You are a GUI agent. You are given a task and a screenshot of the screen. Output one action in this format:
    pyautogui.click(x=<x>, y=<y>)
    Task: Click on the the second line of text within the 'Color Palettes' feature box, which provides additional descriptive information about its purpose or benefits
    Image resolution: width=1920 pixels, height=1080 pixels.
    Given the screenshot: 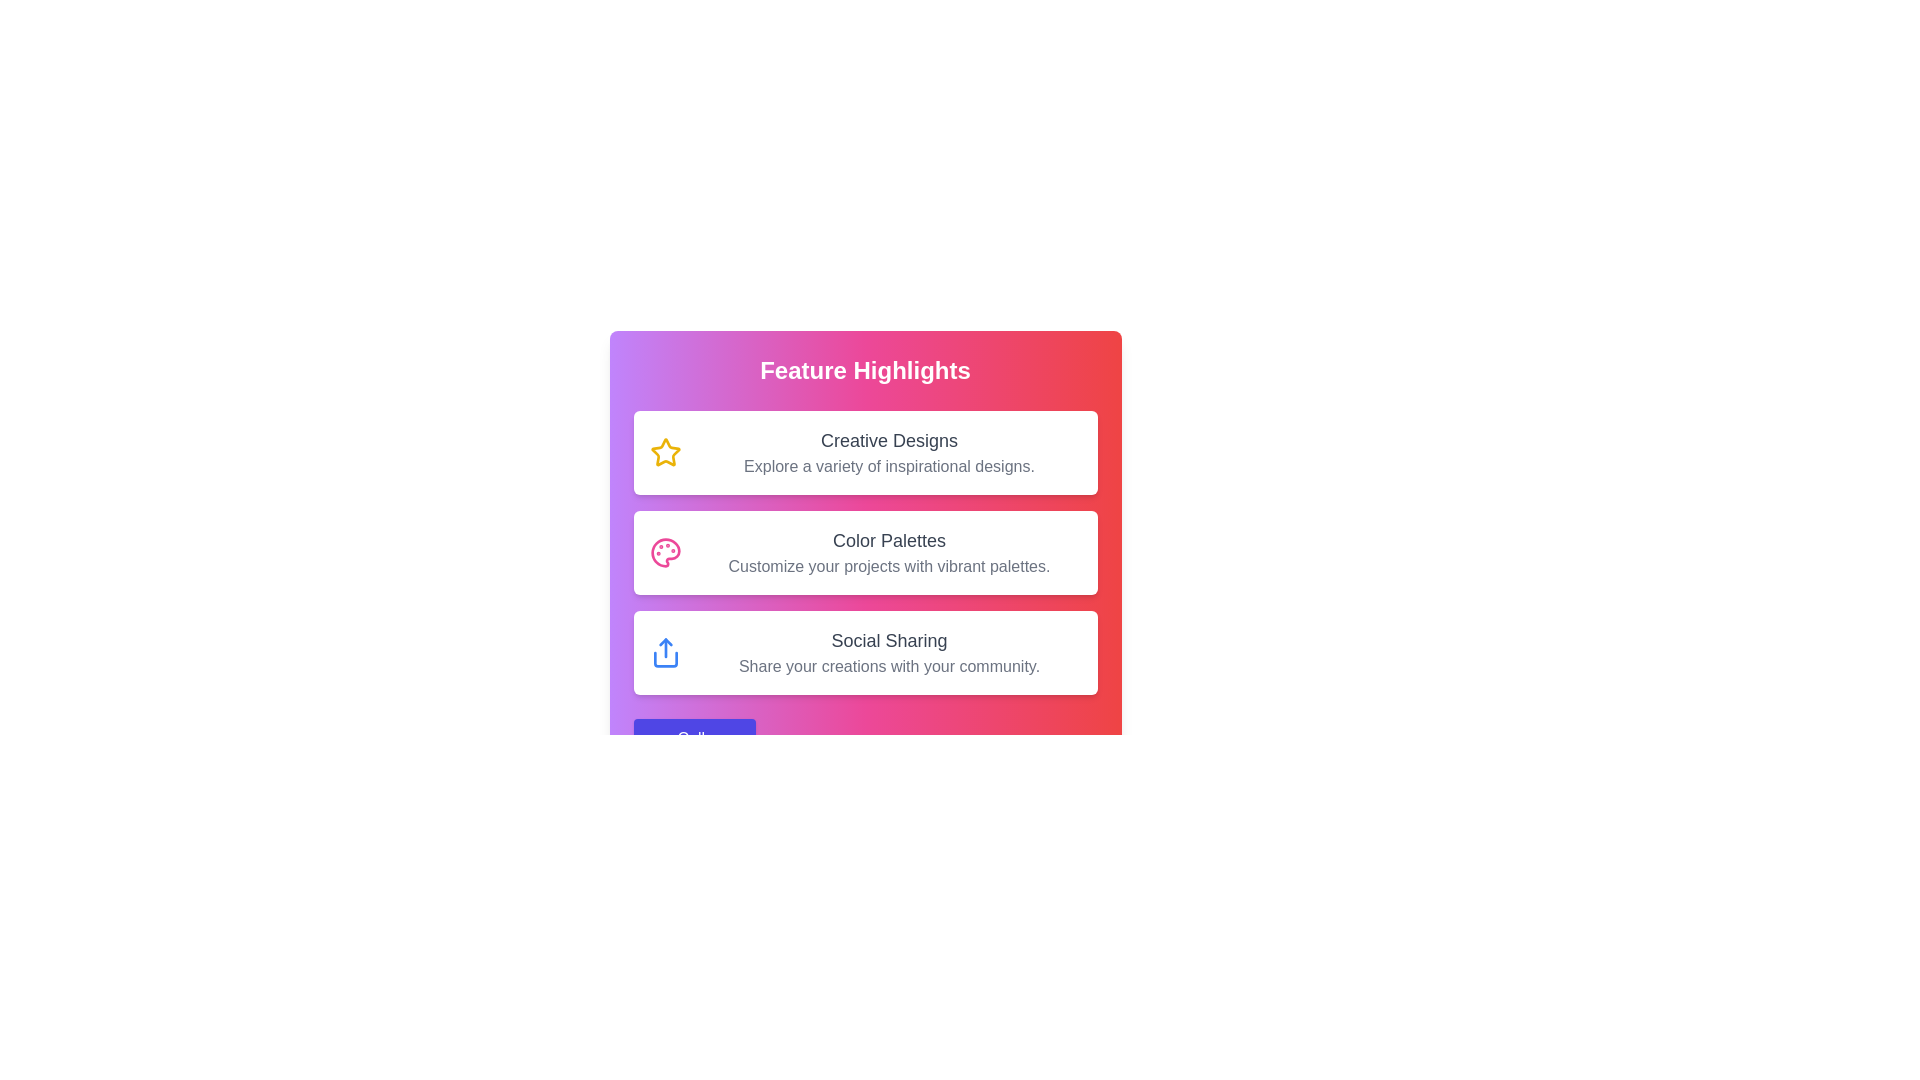 What is the action you would take?
    pyautogui.click(x=888, y=567)
    